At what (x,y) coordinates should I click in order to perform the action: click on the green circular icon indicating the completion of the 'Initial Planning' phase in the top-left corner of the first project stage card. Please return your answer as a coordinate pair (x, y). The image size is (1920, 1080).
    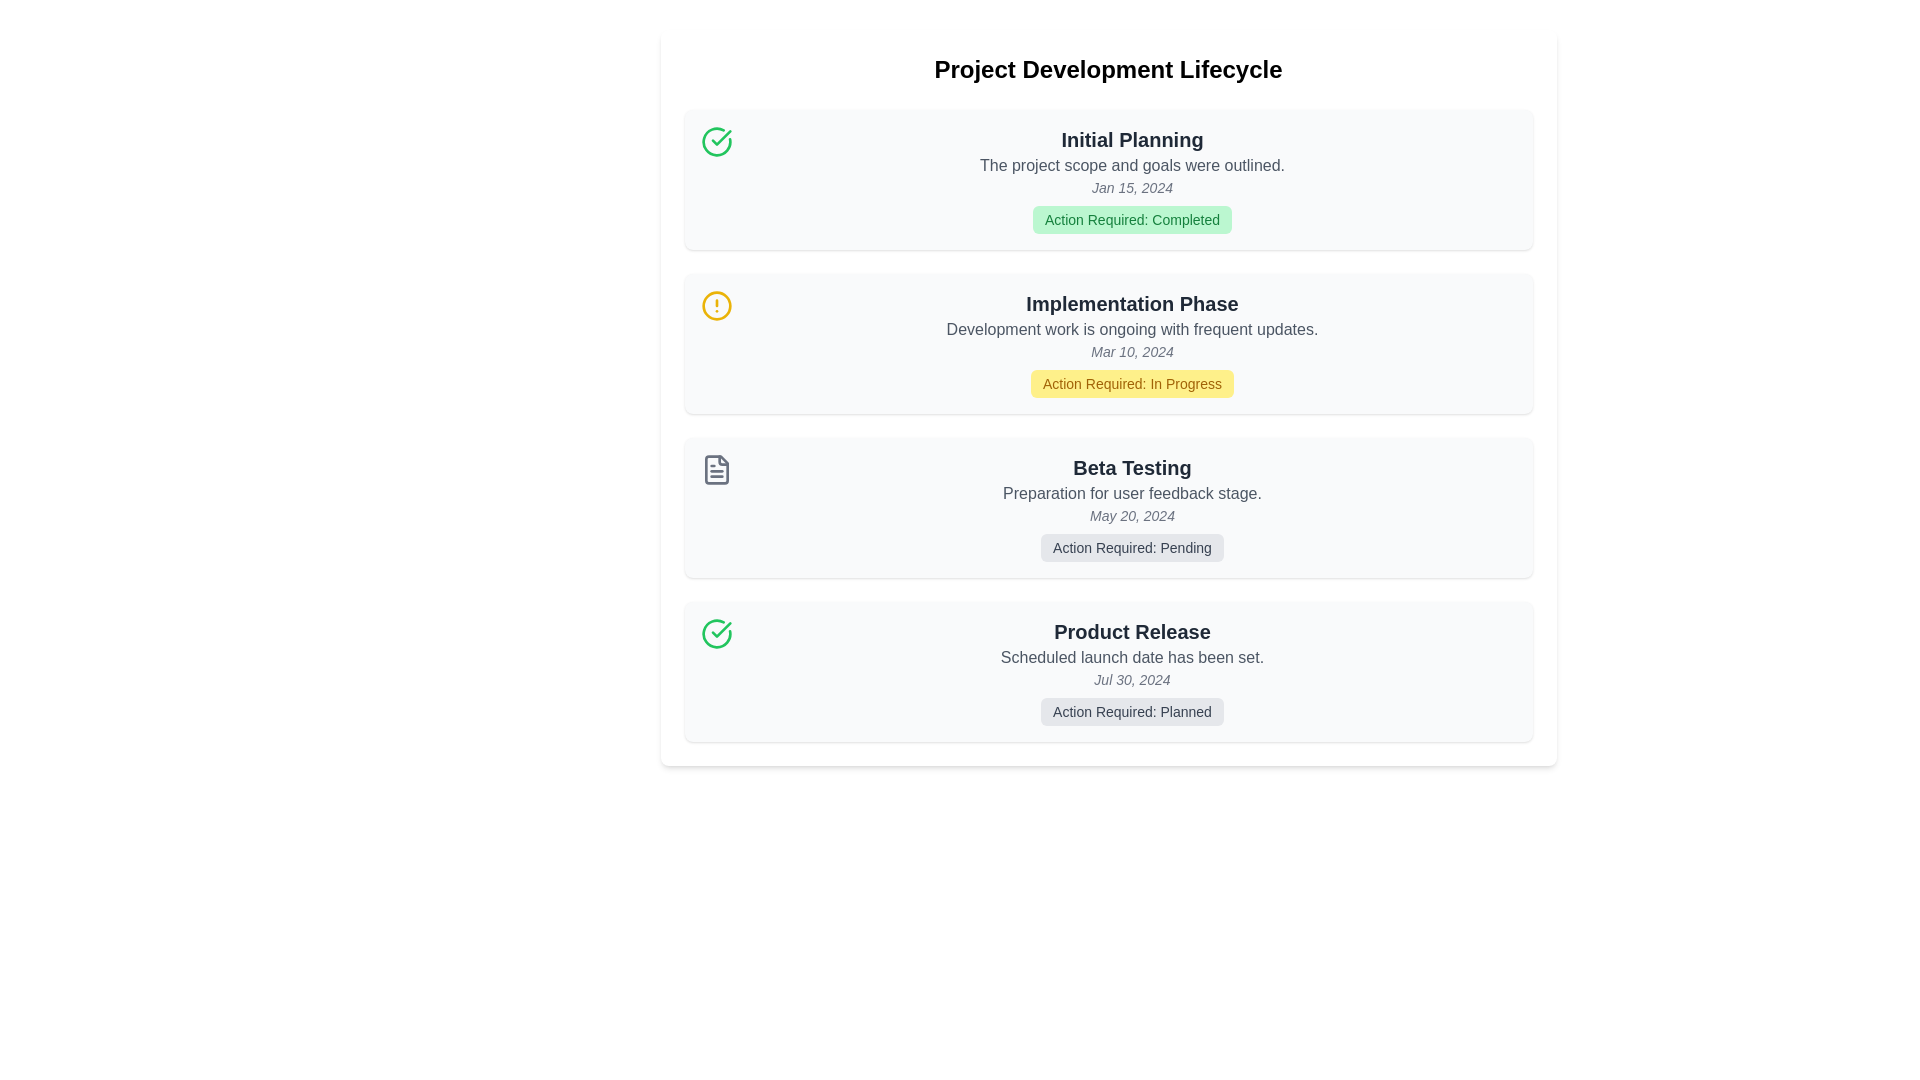
    Looking at the image, I should click on (720, 137).